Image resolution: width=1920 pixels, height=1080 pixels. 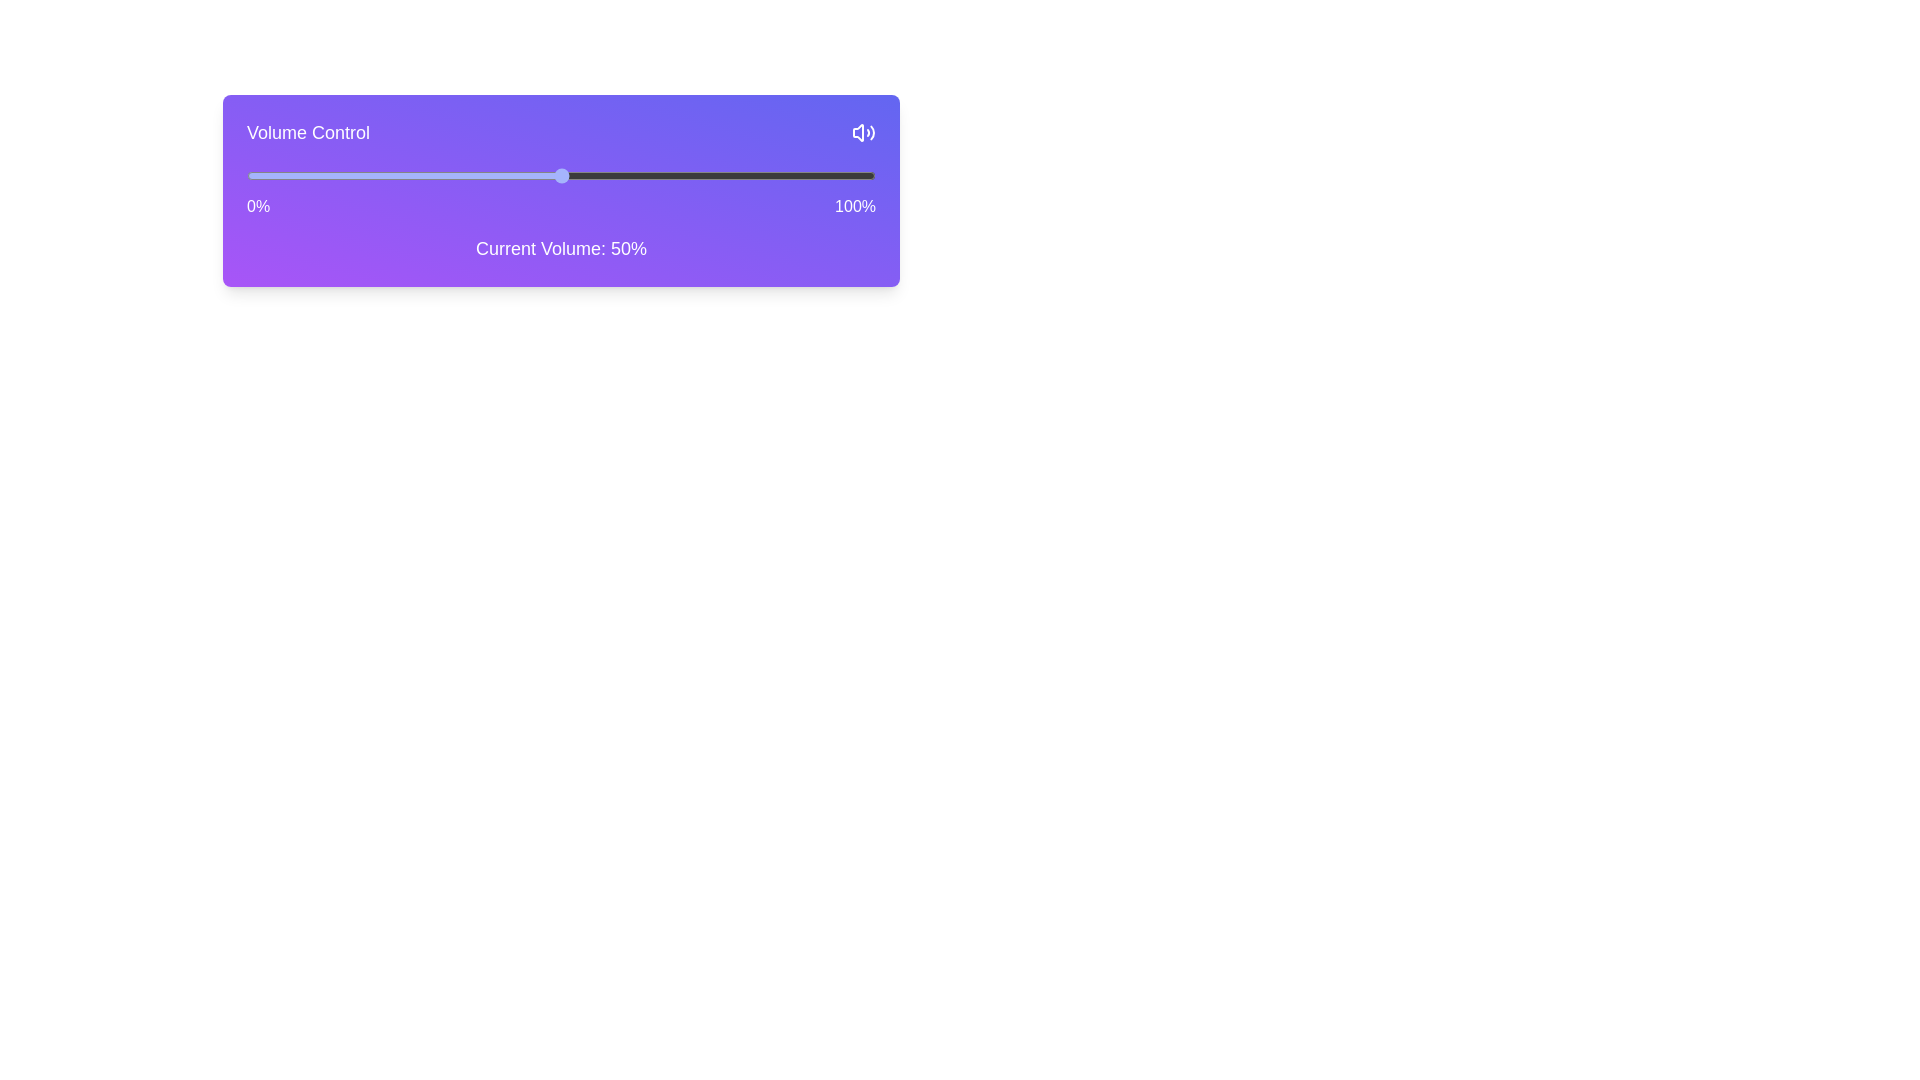 I want to click on the textual label indicating the maximum percentage value at the right end of the progress scale, so click(x=855, y=207).